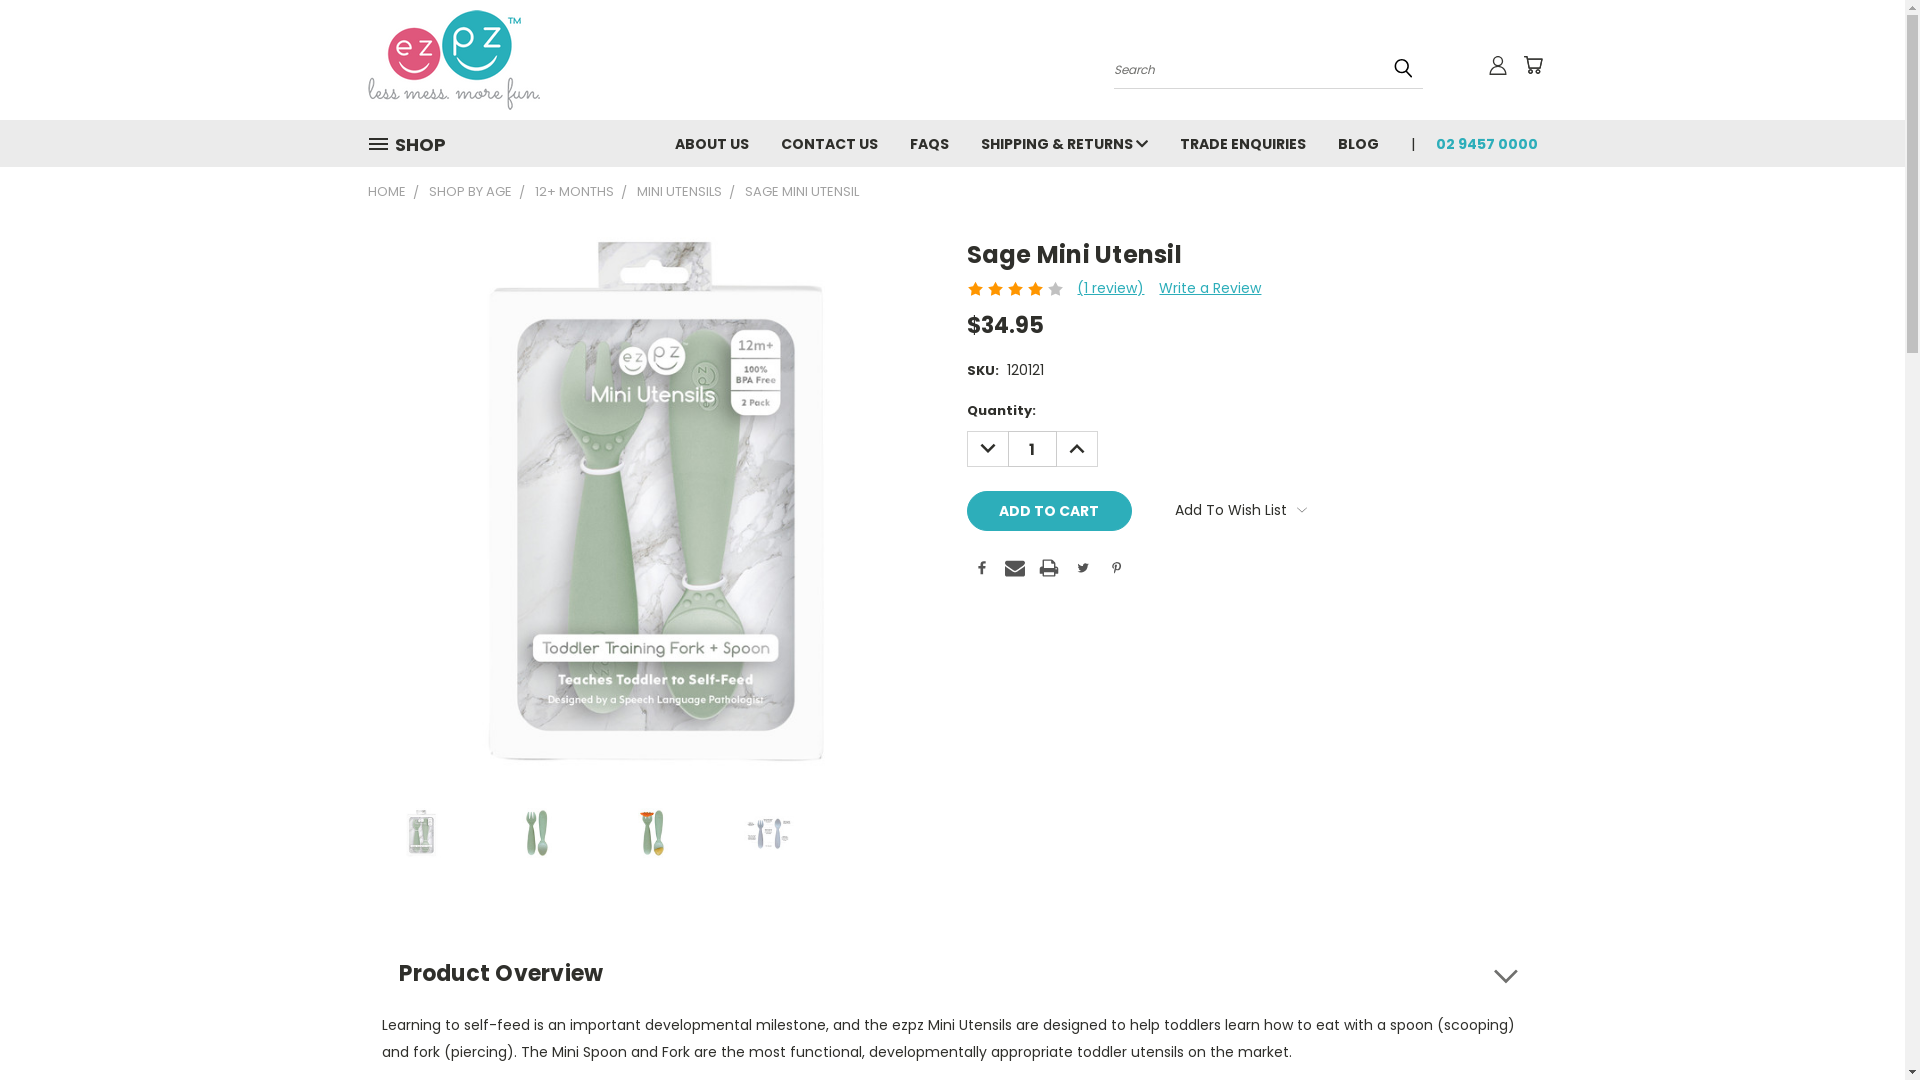 This screenshot has width=1920, height=1080. Describe the element at coordinates (1401, 67) in the screenshot. I see `'submit'` at that location.